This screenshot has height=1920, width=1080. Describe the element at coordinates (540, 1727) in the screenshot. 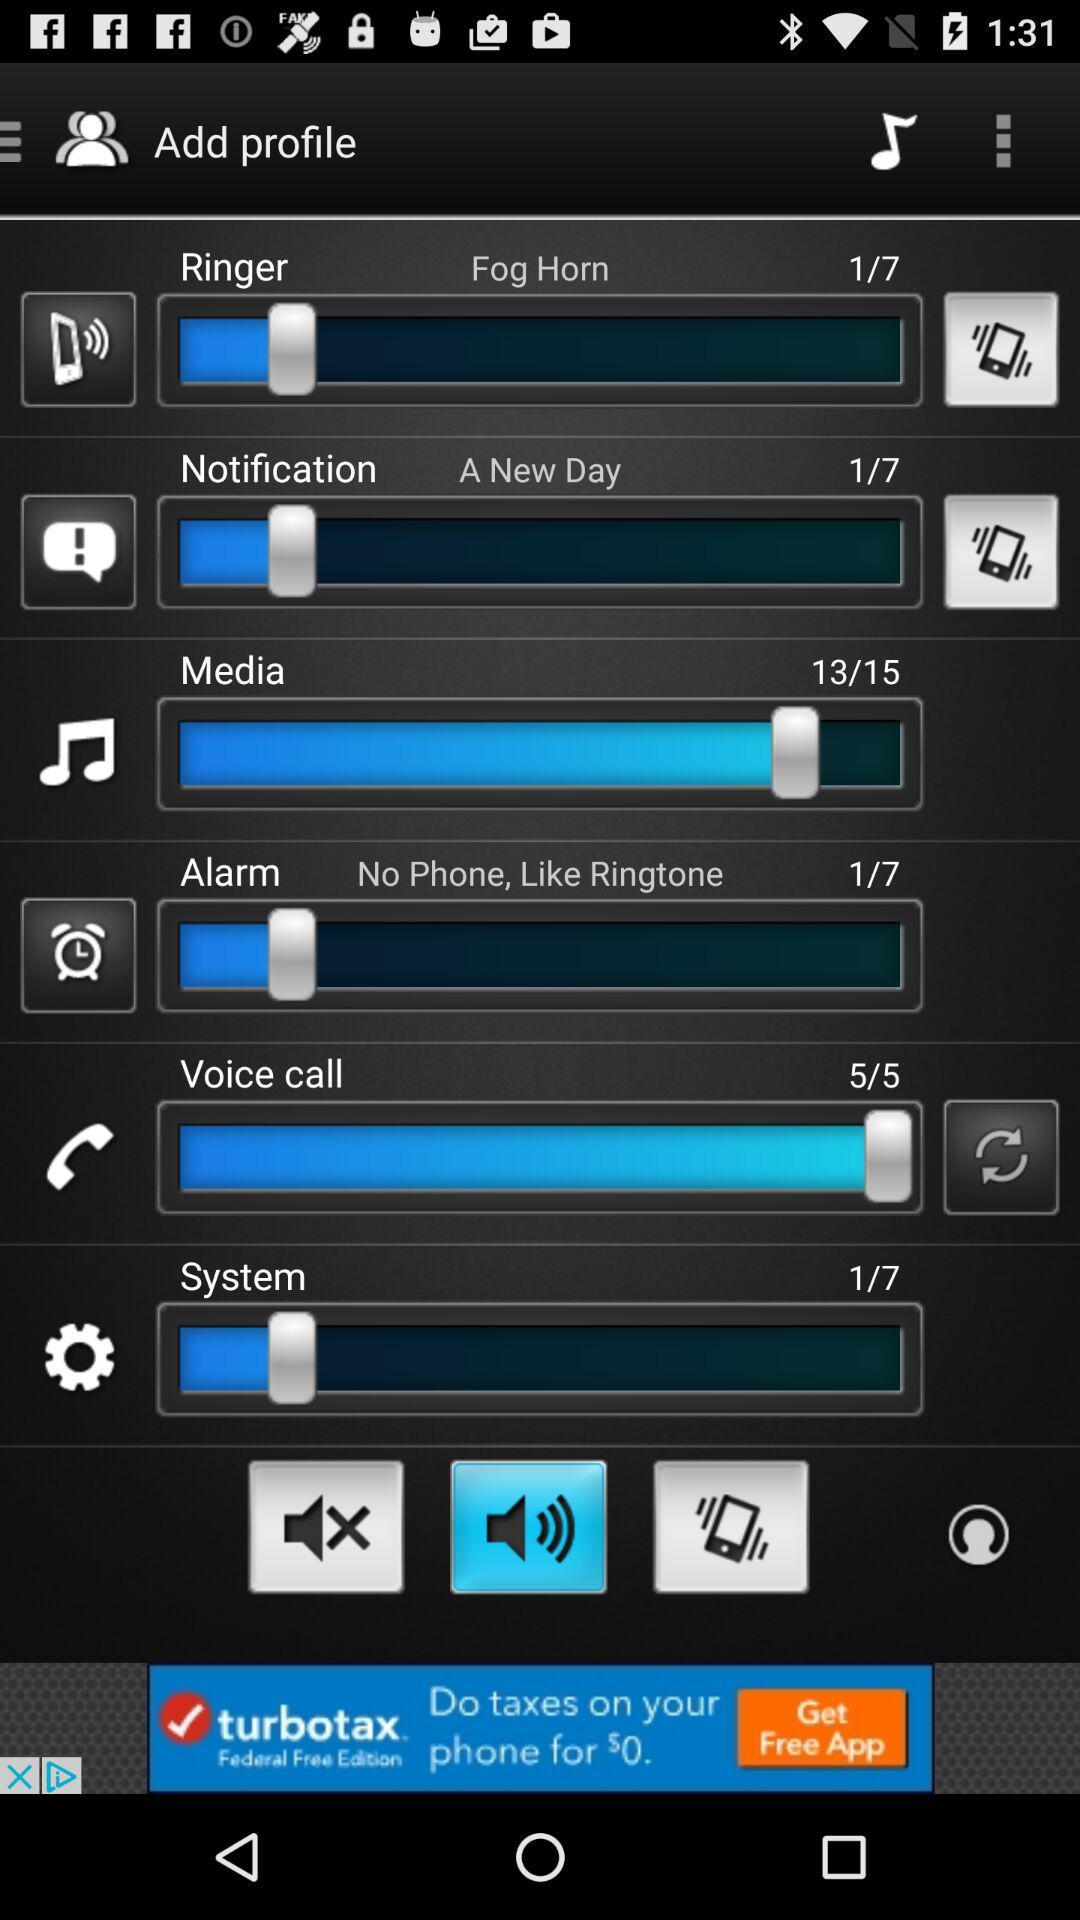

I see `switch advertisement link` at that location.